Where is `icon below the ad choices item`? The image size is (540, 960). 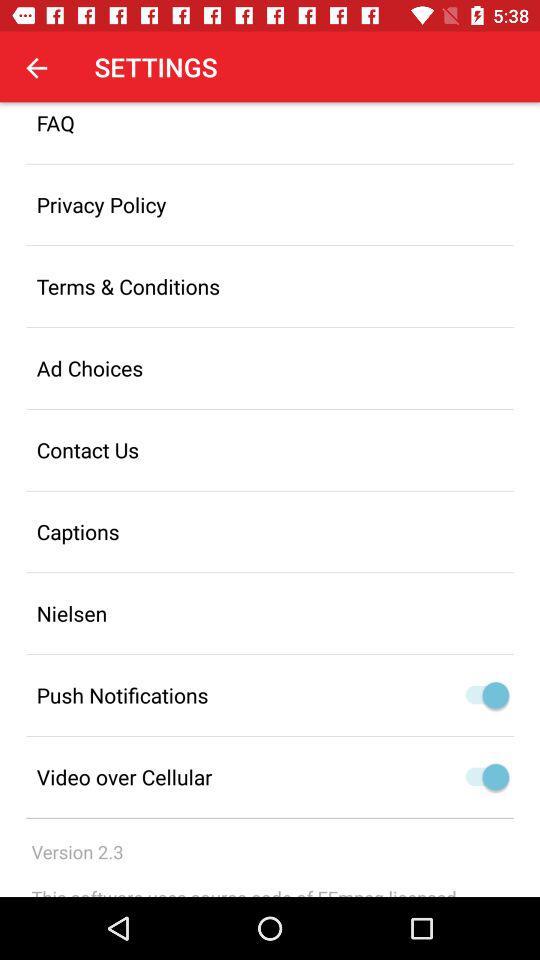 icon below the ad choices item is located at coordinates (270, 450).